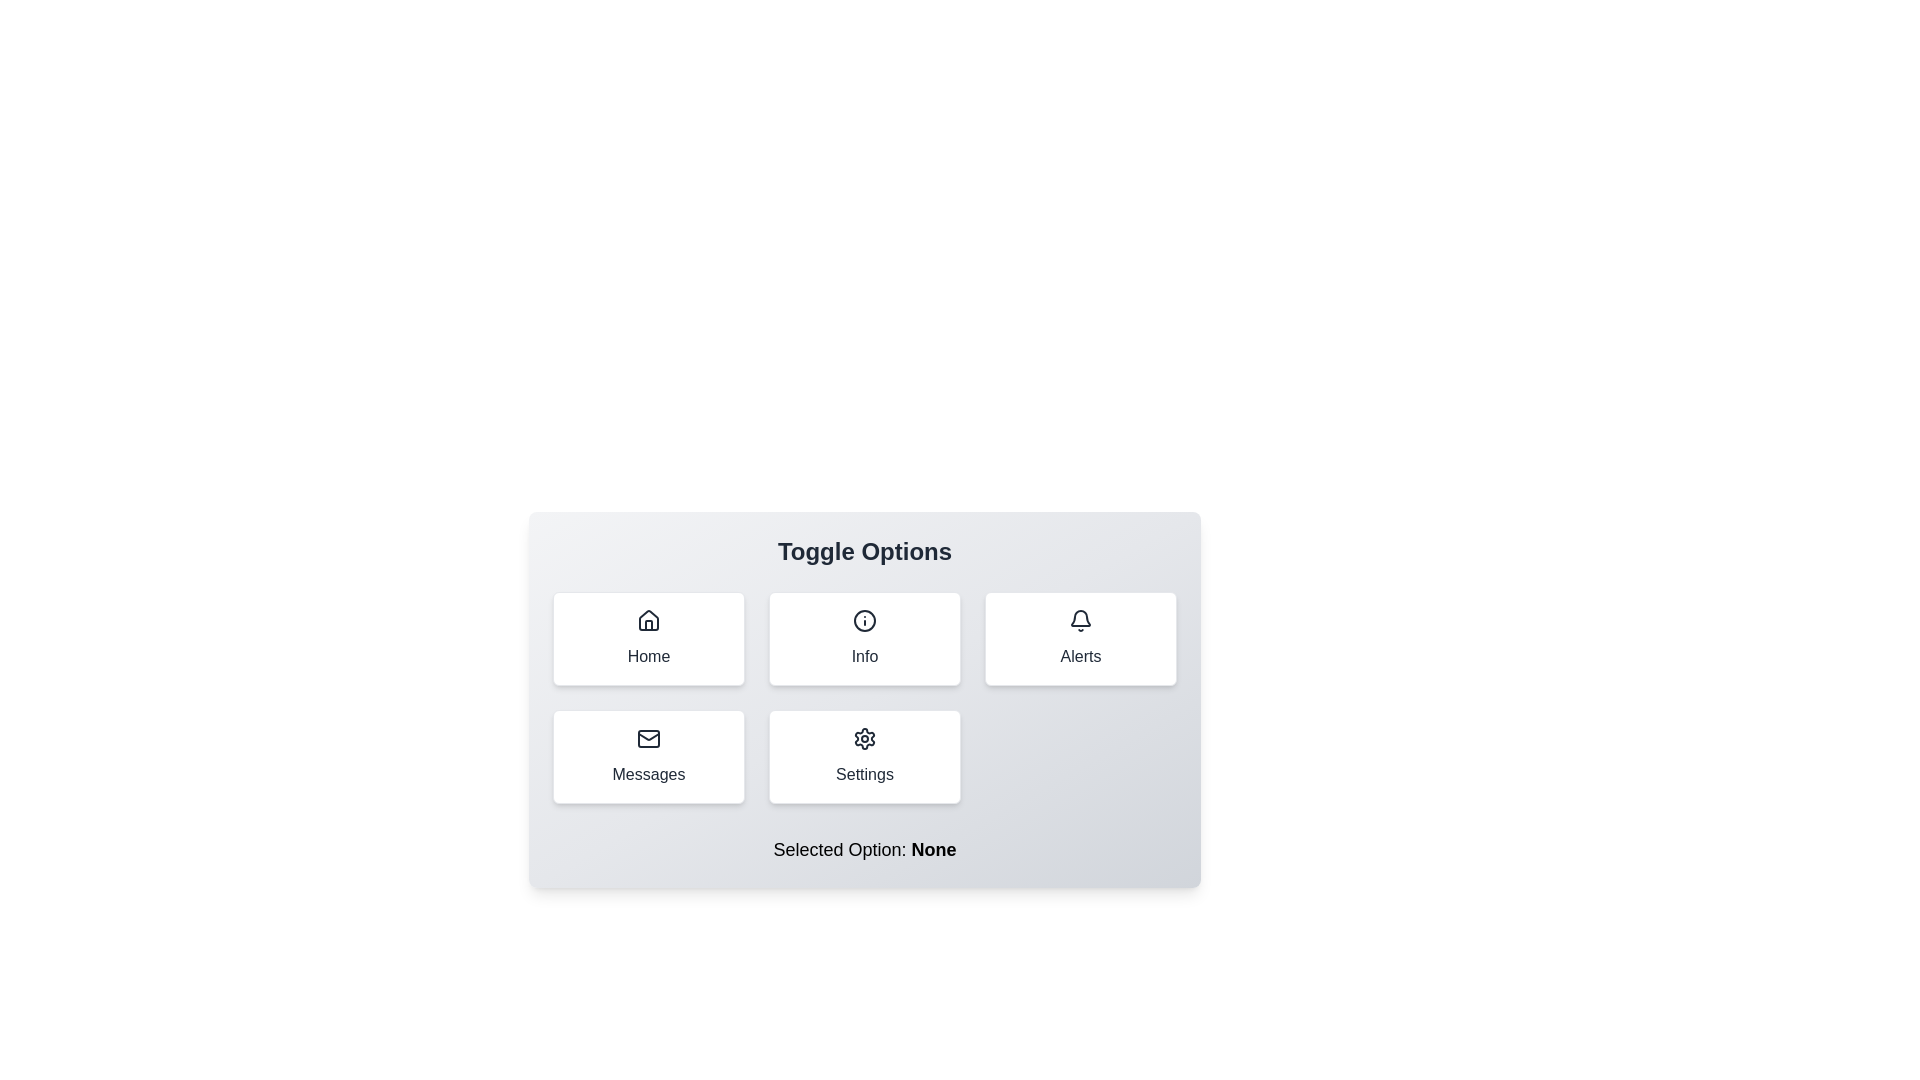  Describe the element at coordinates (648, 756) in the screenshot. I see `the button with an envelope icon labeled 'Messages' located in the bottom left corner of the grid layout` at that location.